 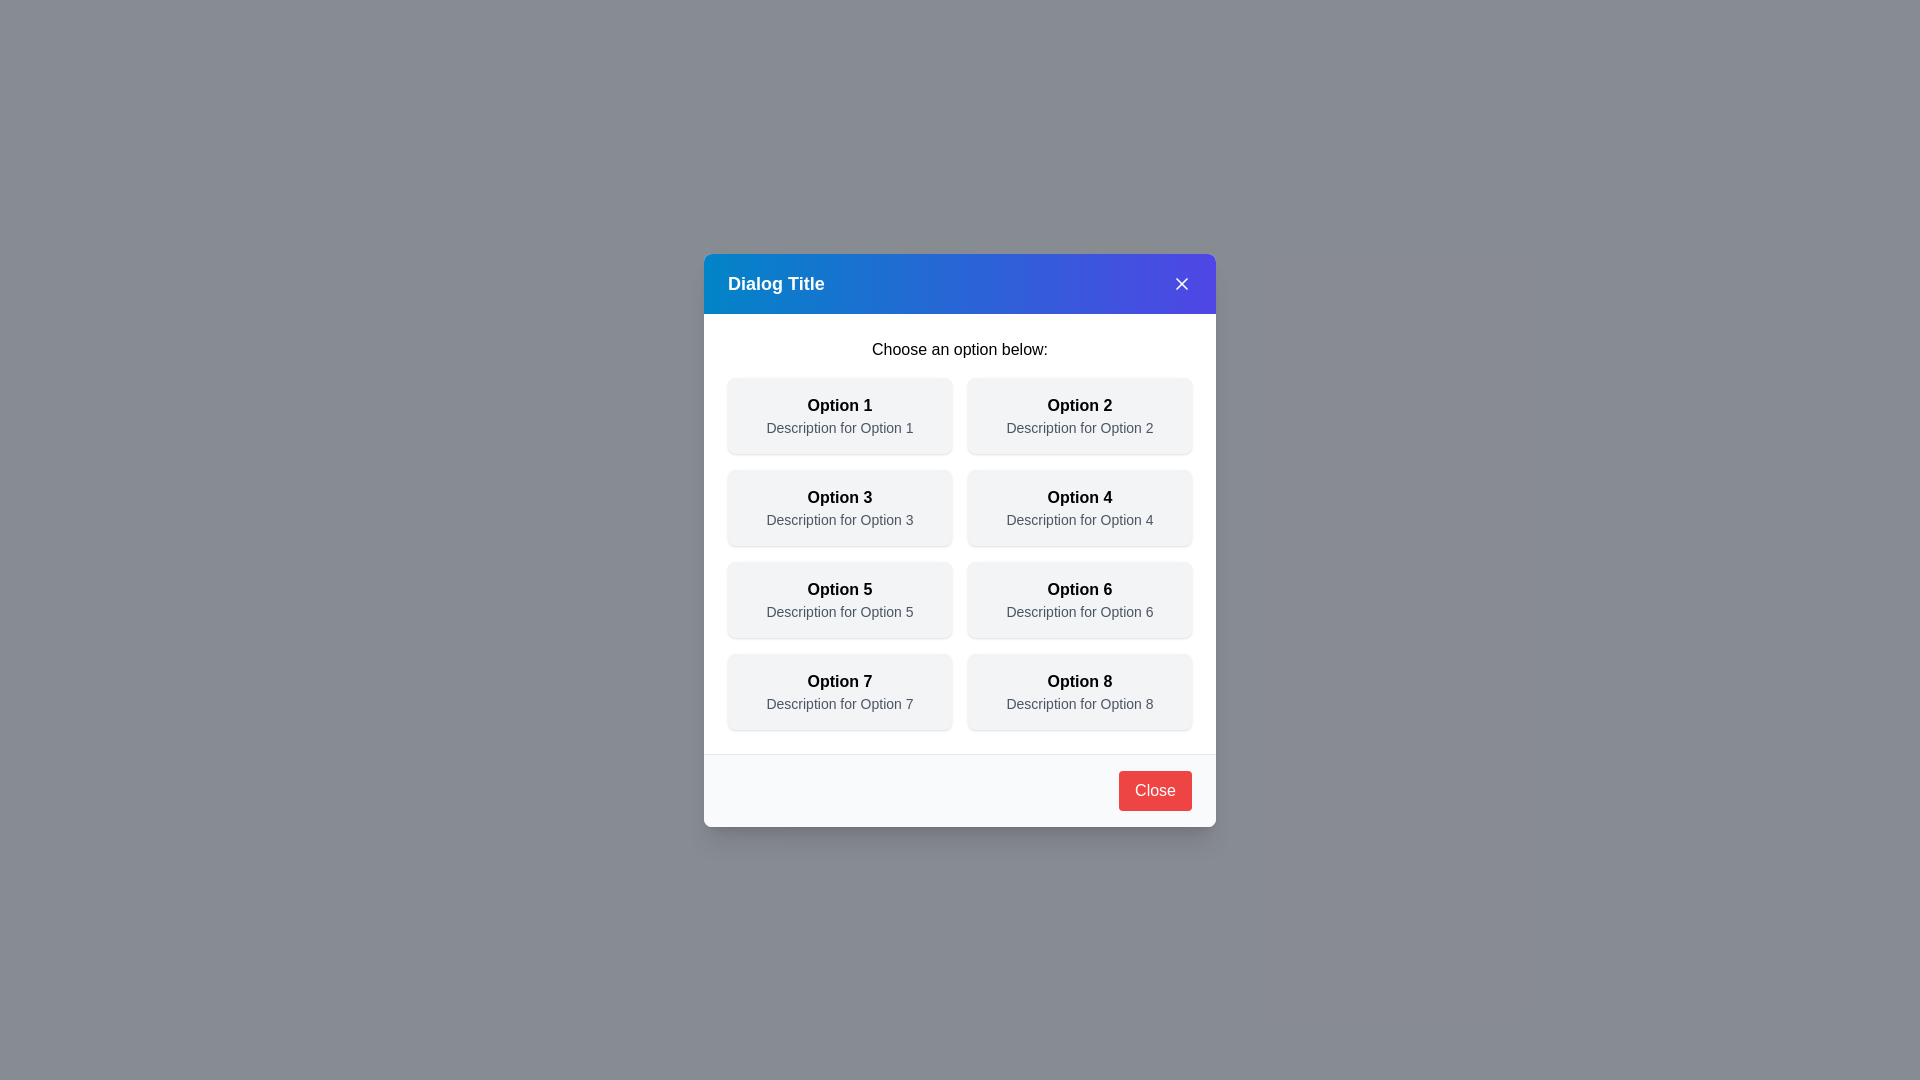 What do you see at coordinates (1181, 283) in the screenshot?
I see `close button in the top-right corner of the dialog header` at bounding box center [1181, 283].